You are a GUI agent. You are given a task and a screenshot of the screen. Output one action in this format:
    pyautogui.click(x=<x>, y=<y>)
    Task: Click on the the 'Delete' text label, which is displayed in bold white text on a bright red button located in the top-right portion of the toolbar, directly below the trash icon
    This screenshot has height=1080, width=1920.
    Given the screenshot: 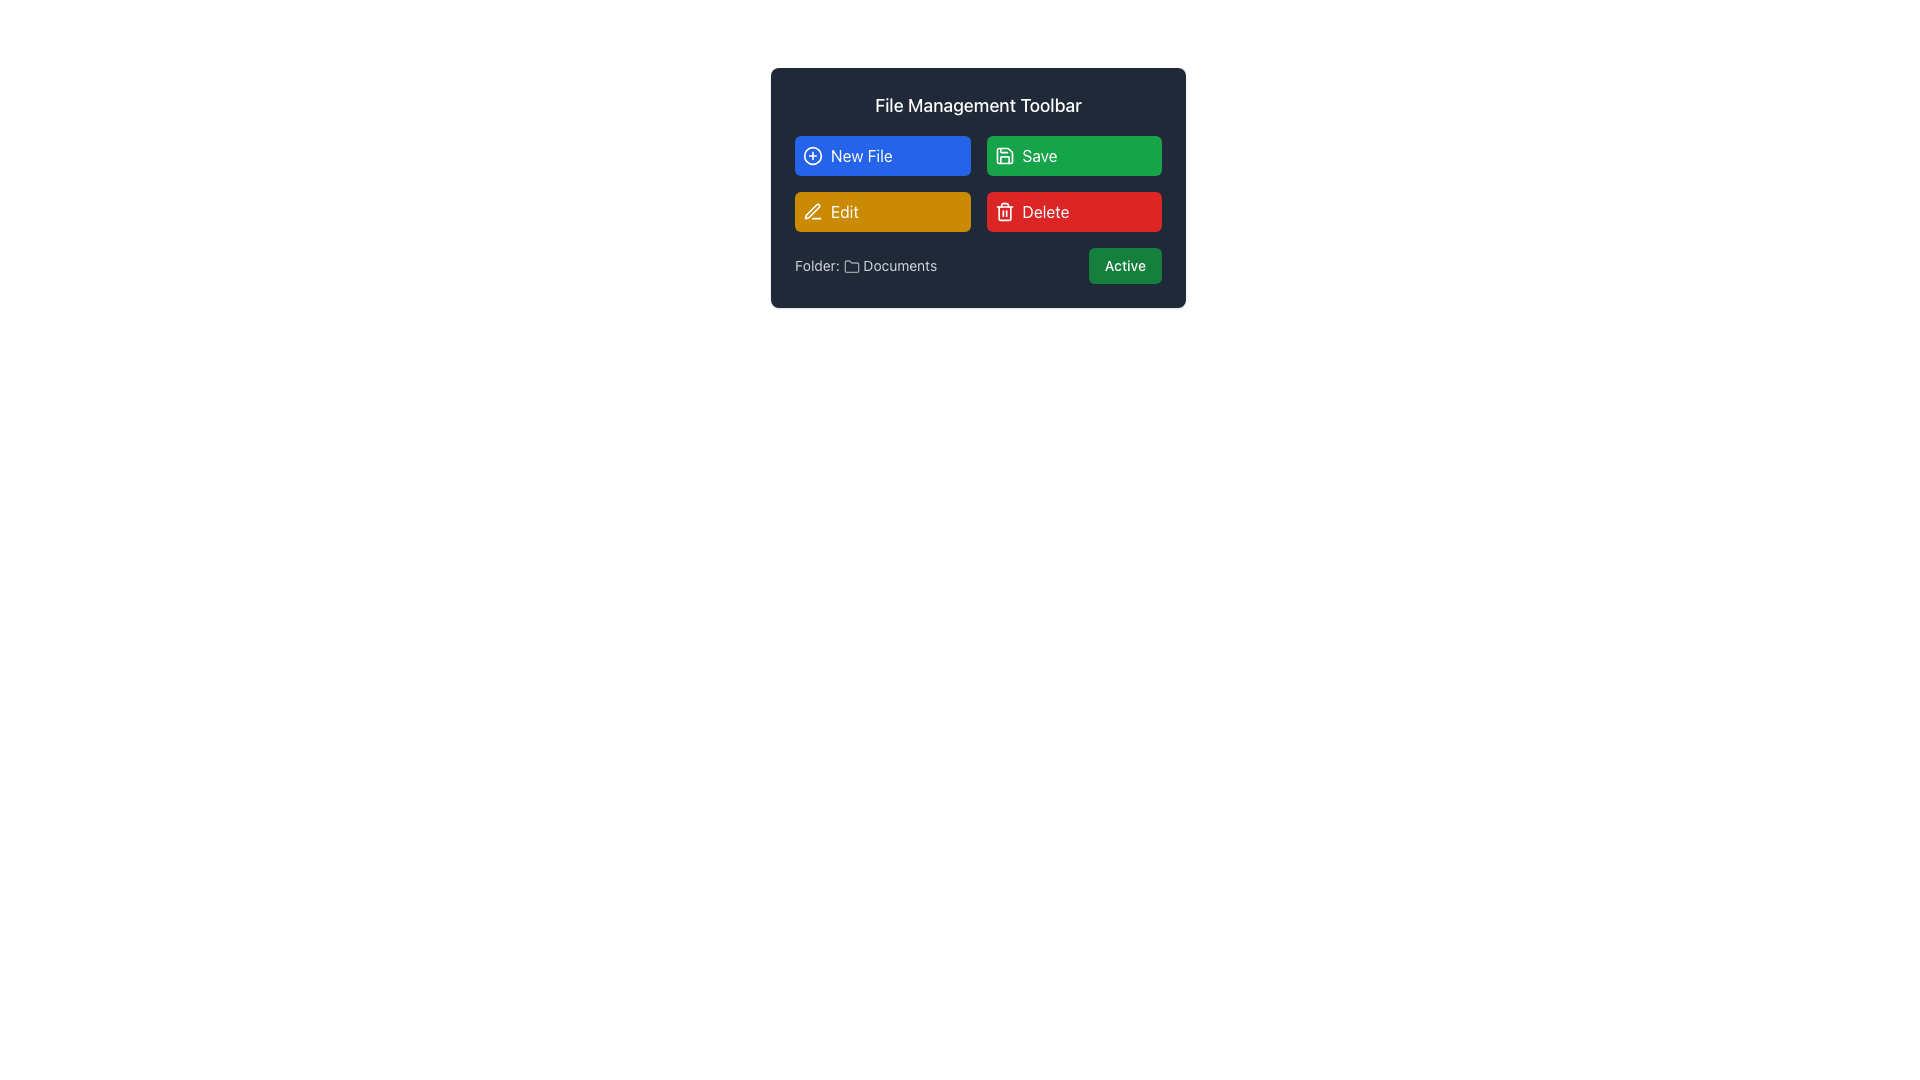 What is the action you would take?
    pyautogui.click(x=1045, y=212)
    